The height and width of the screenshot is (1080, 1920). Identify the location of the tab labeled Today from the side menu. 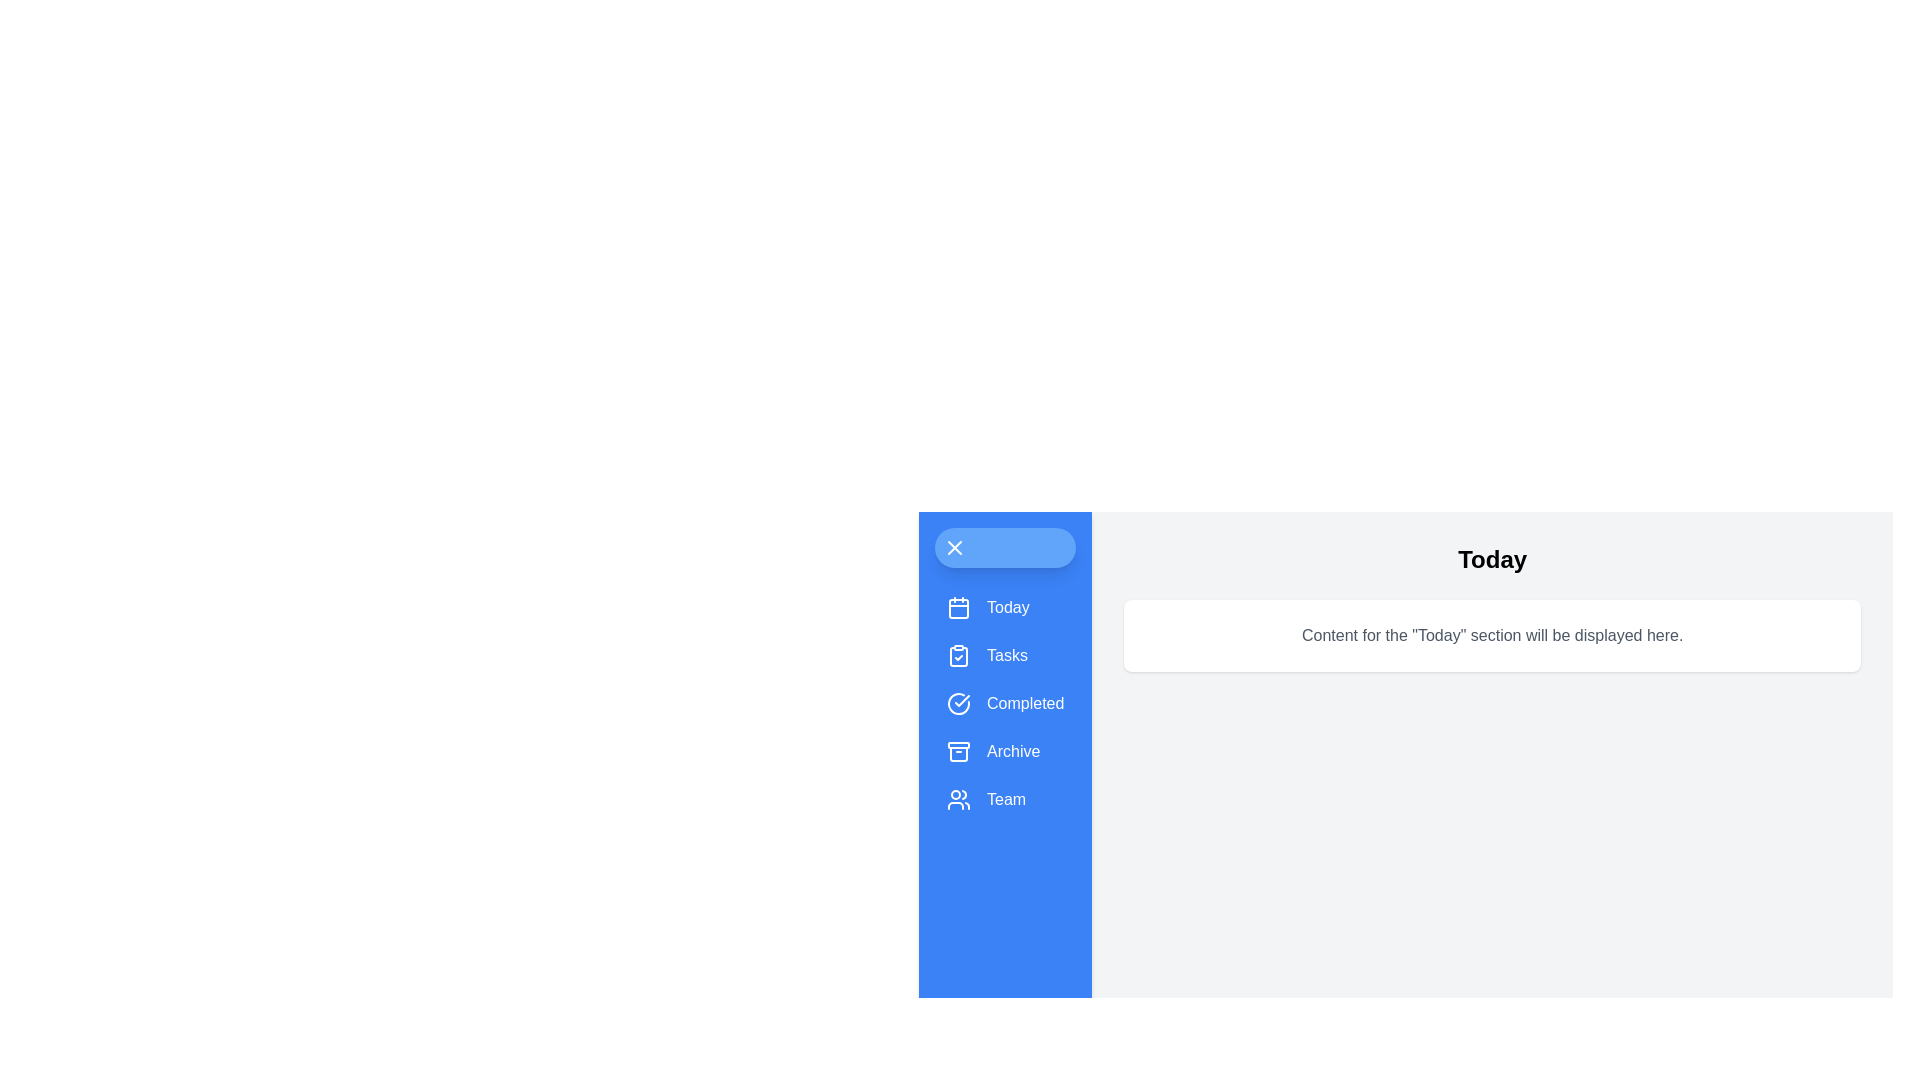
(1005, 607).